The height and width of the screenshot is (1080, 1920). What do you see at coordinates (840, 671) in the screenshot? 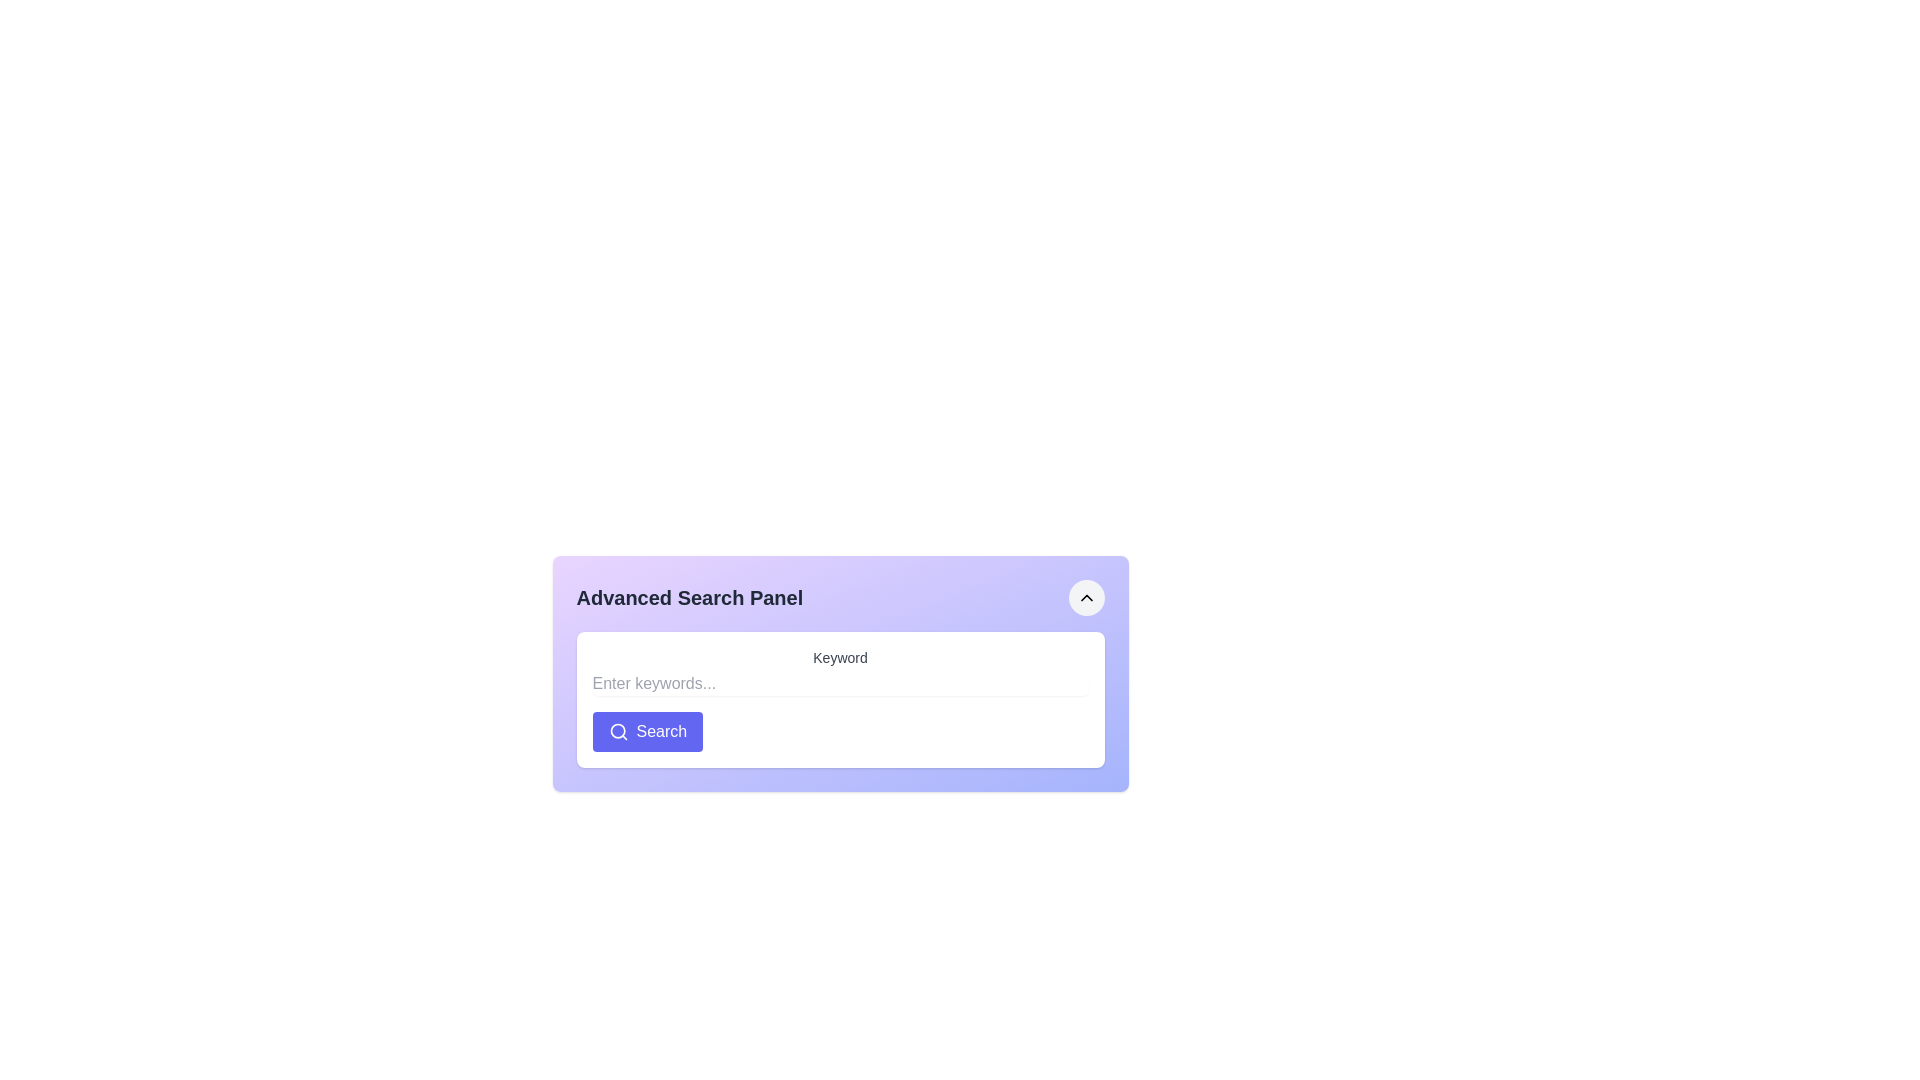
I see `the static text label displaying the word 'Keyword', which is styled with a small font size and medium gray color, positioned centrally above the input field in the 'Keyword Search' panel` at bounding box center [840, 671].